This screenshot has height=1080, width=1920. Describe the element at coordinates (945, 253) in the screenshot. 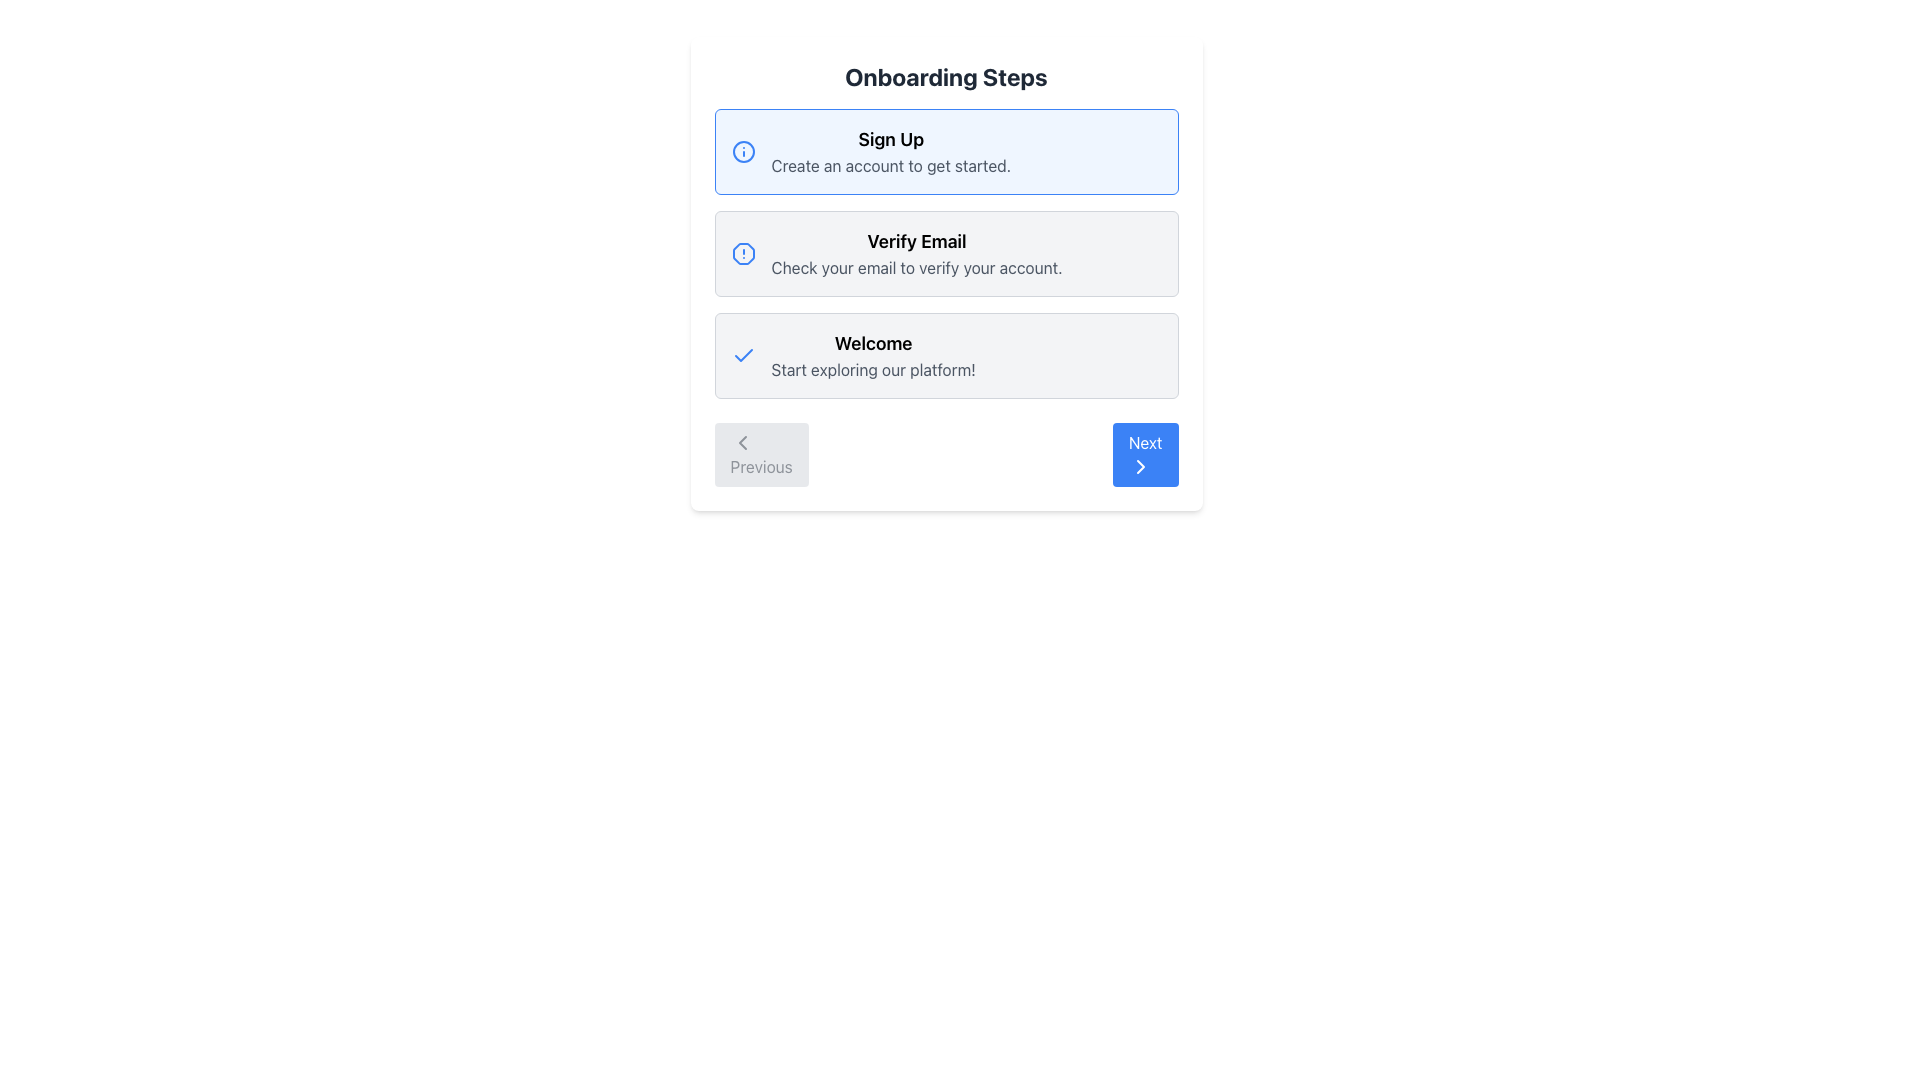

I see `information card that instructs users to verify their email address, positioned as the second card in the vertical list of three cards within the 'Onboarding Steps' section` at that location.